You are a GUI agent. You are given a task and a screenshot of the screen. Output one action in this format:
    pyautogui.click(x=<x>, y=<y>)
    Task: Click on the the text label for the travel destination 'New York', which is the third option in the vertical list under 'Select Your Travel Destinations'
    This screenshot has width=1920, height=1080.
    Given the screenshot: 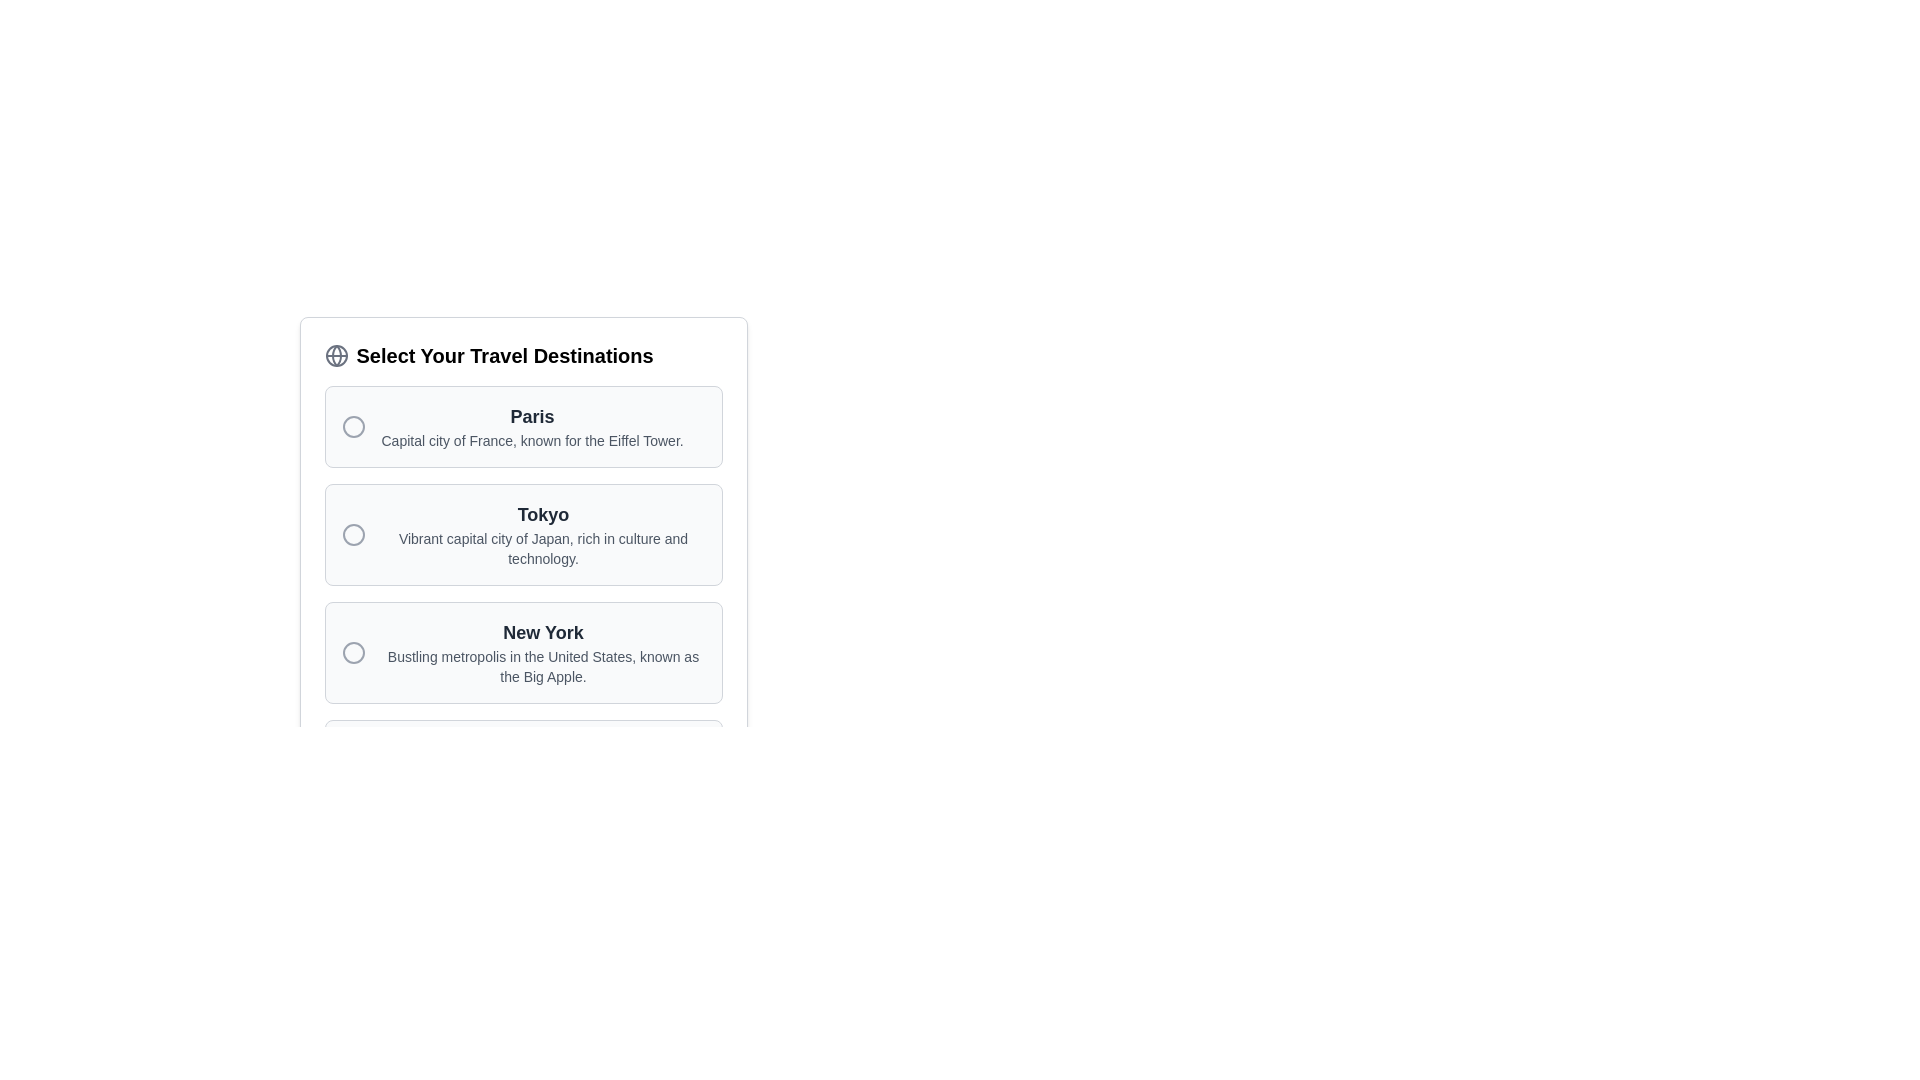 What is the action you would take?
    pyautogui.click(x=543, y=652)
    